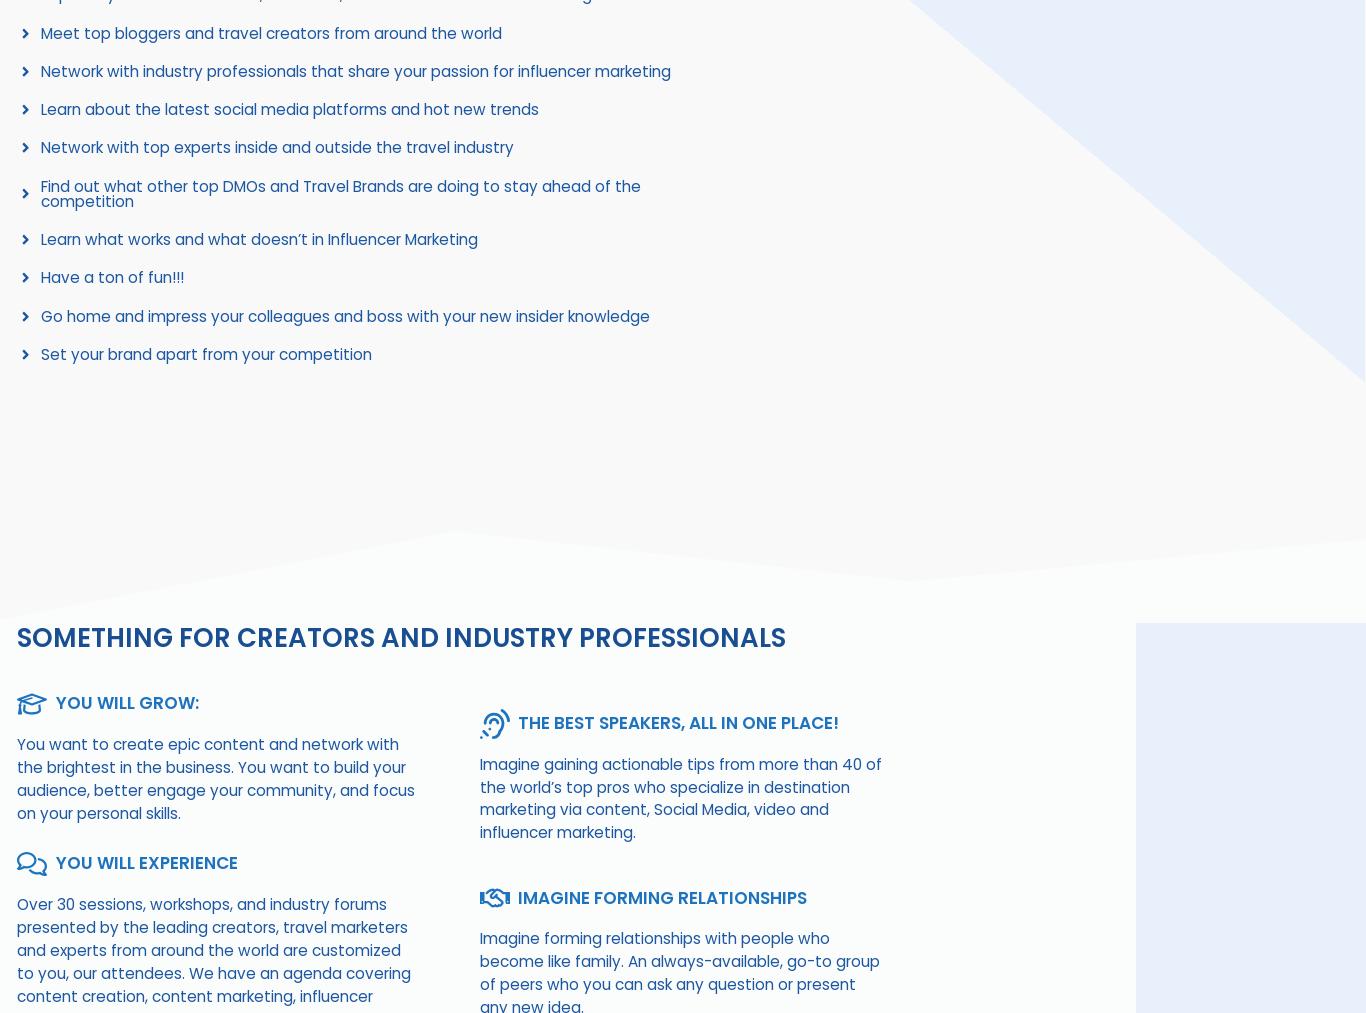 The height and width of the screenshot is (1013, 1366). I want to click on 'Learn what works and what doesn’t in Influencer Marketing', so click(258, 238).